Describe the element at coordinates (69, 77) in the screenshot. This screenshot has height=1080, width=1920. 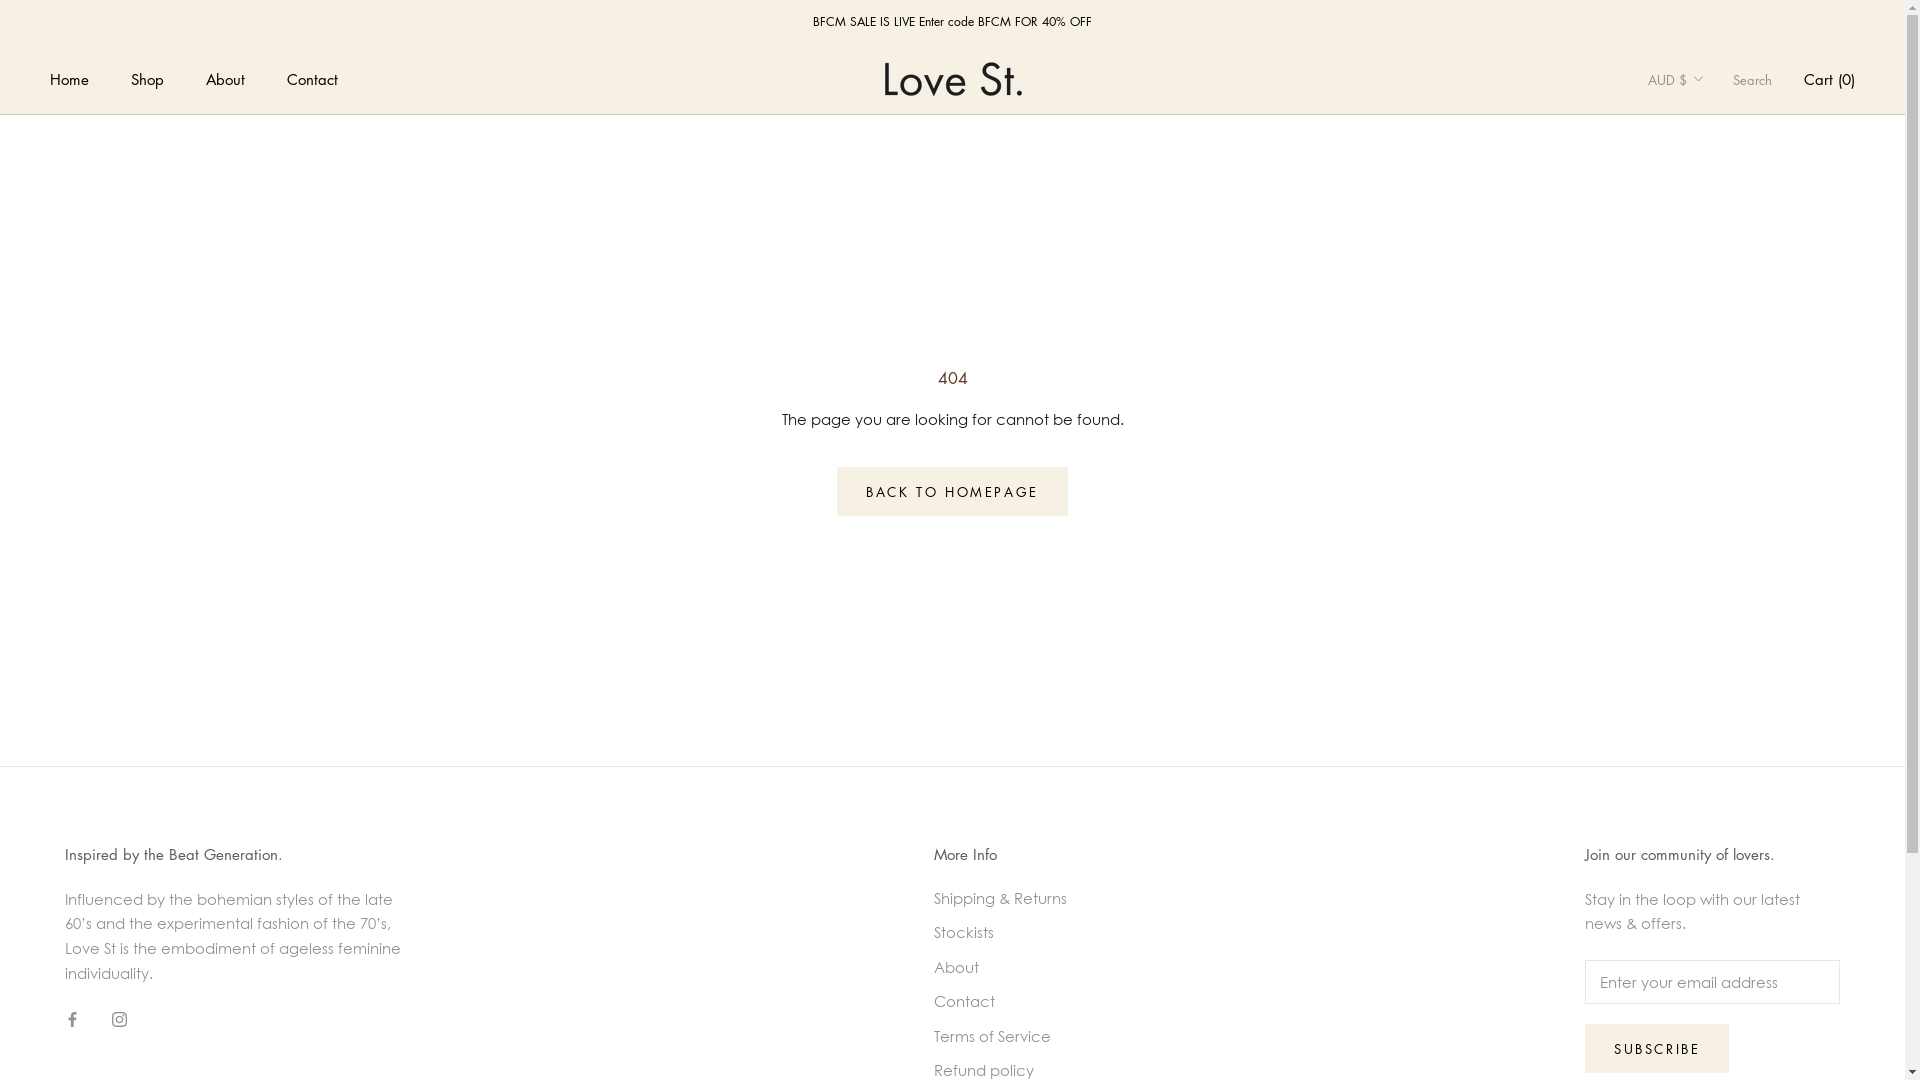
I see `'Home` at that location.